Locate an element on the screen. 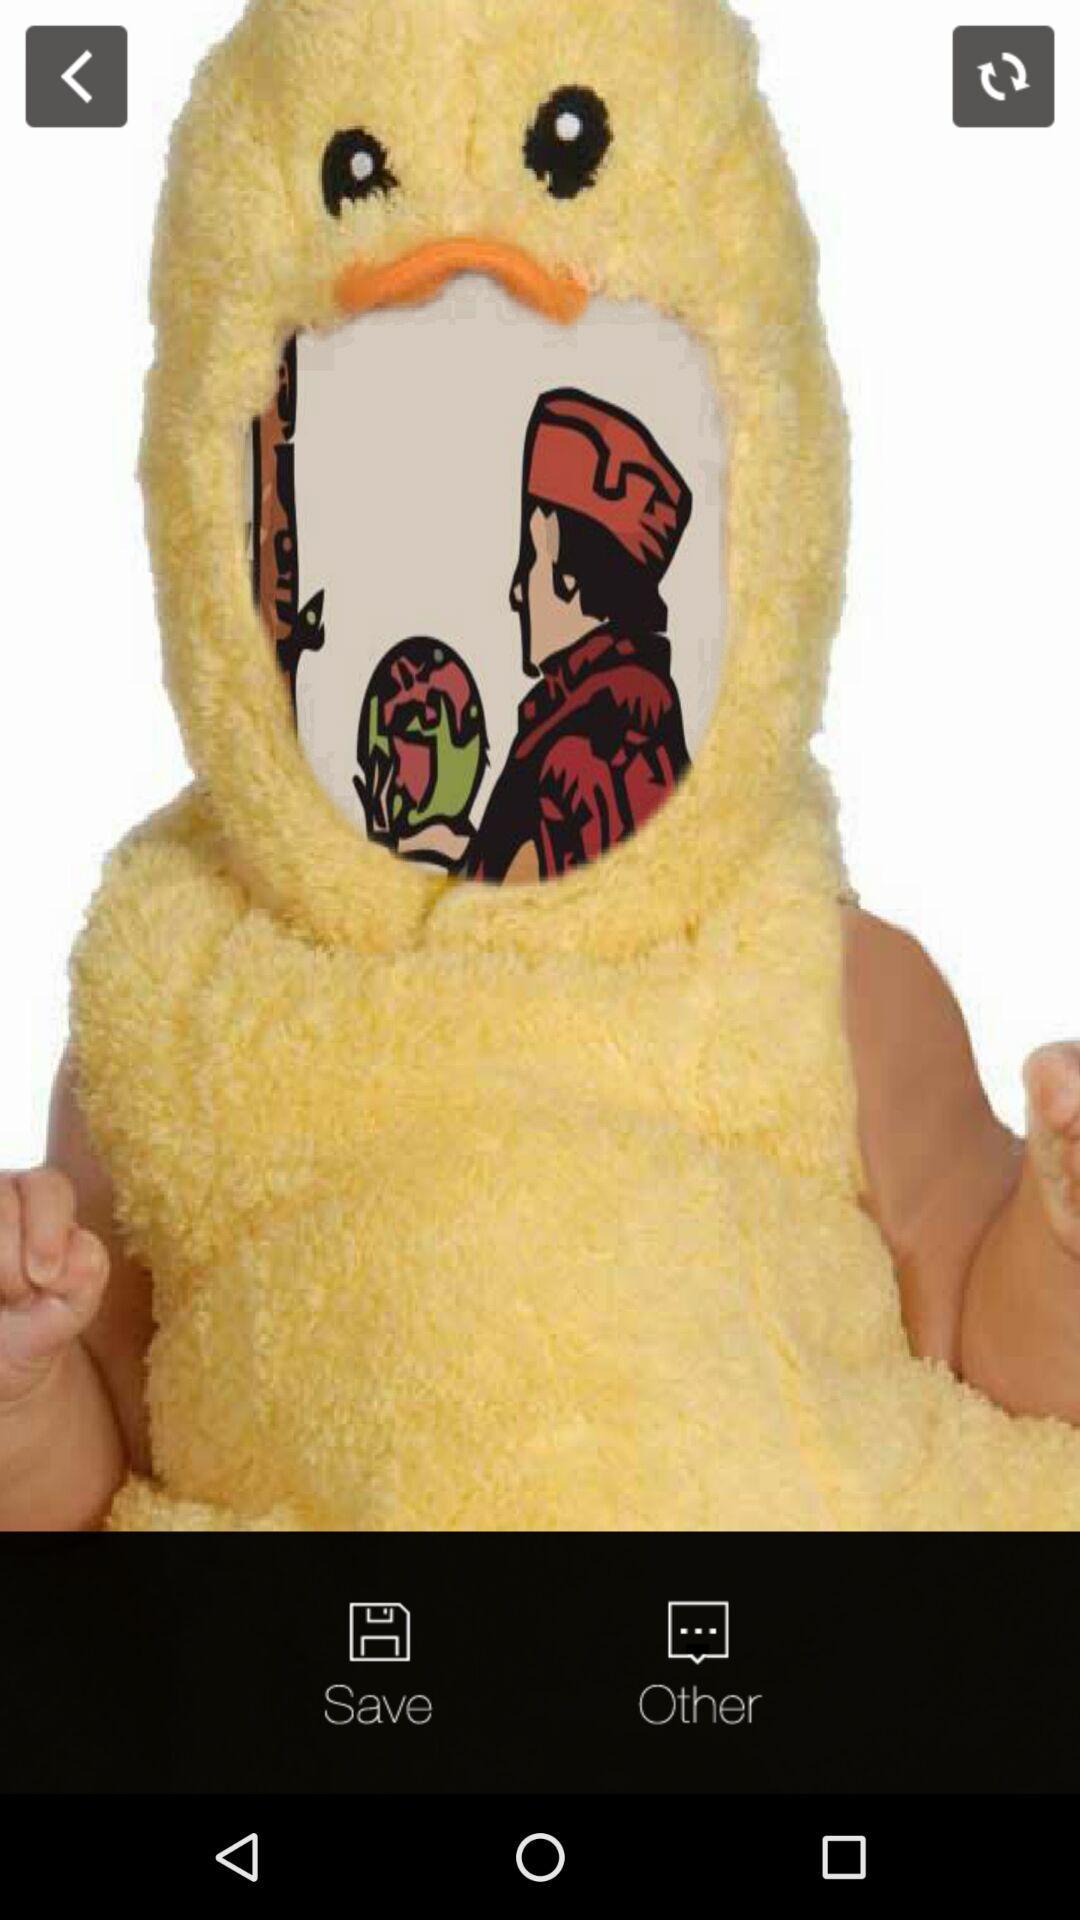 The image size is (1080, 1920). the save icon is located at coordinates (382, 1662).